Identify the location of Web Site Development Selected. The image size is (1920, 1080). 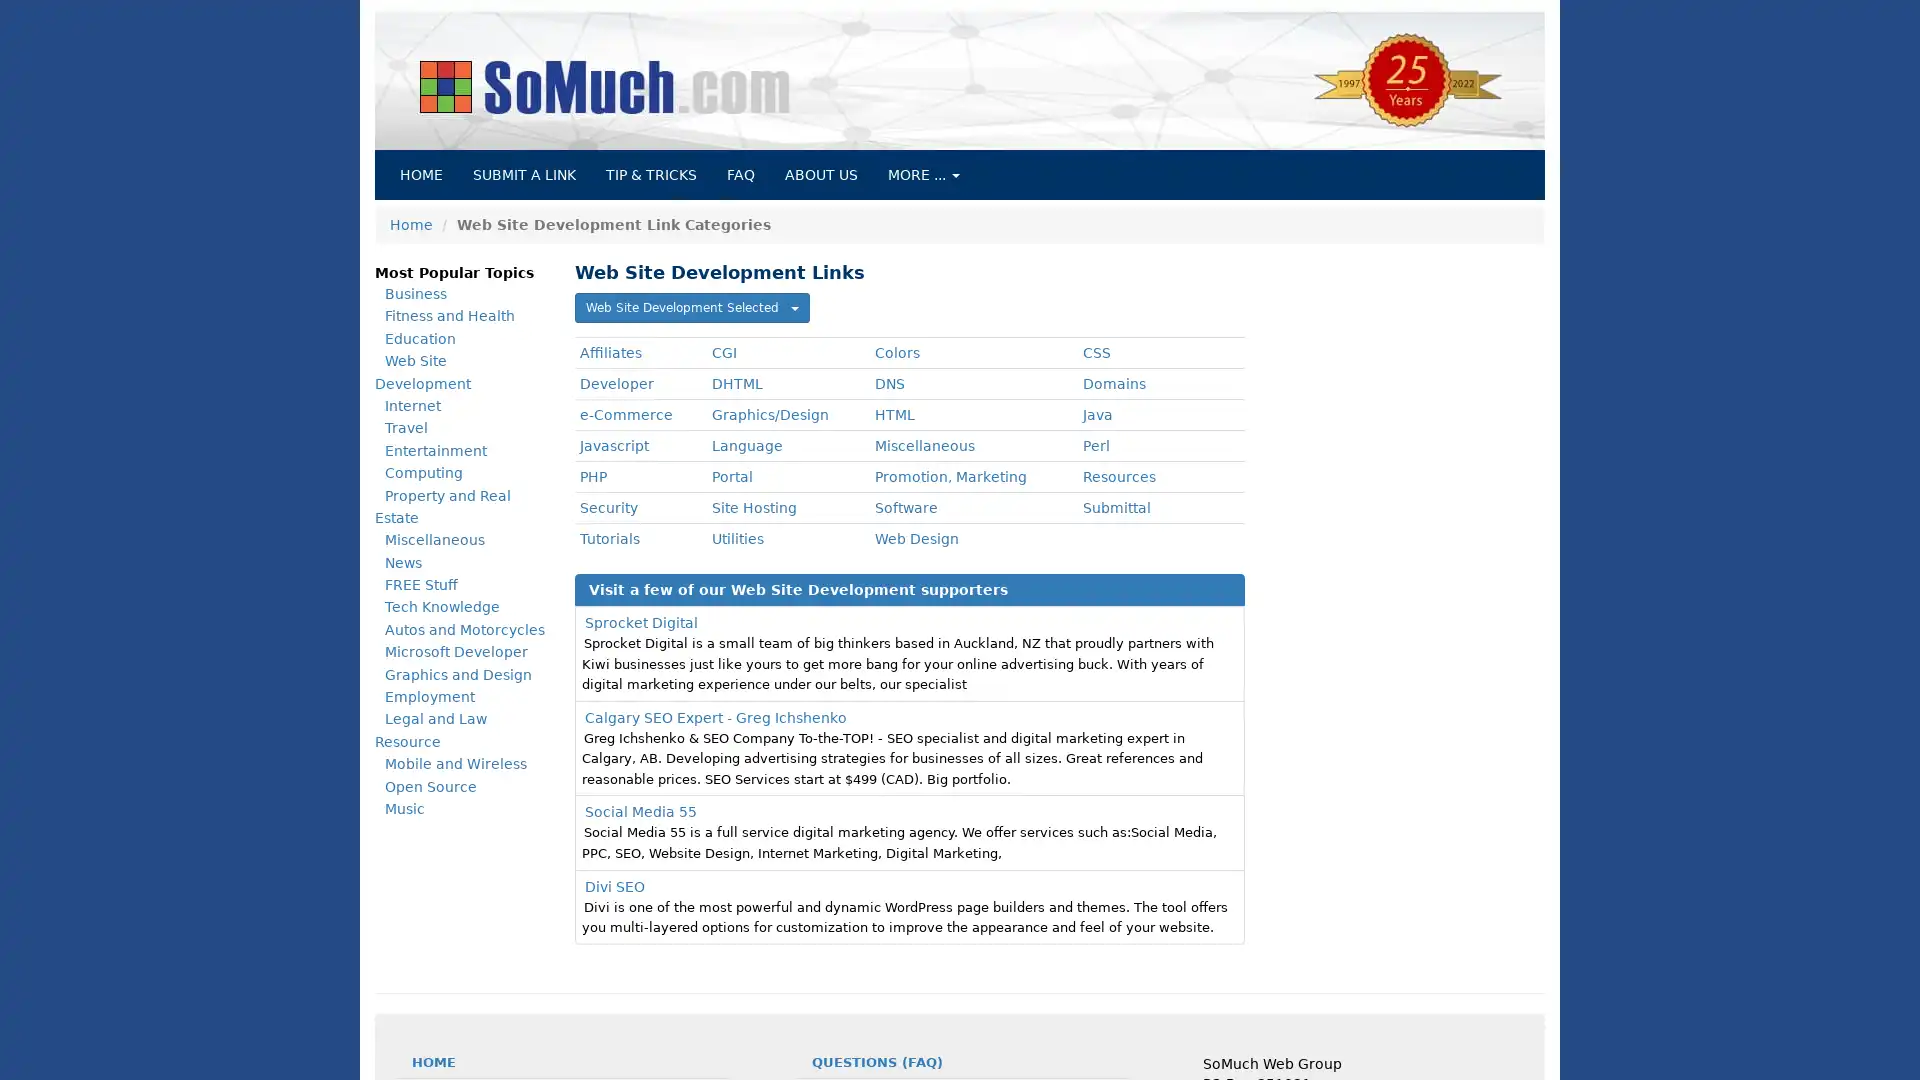
(692, 308).